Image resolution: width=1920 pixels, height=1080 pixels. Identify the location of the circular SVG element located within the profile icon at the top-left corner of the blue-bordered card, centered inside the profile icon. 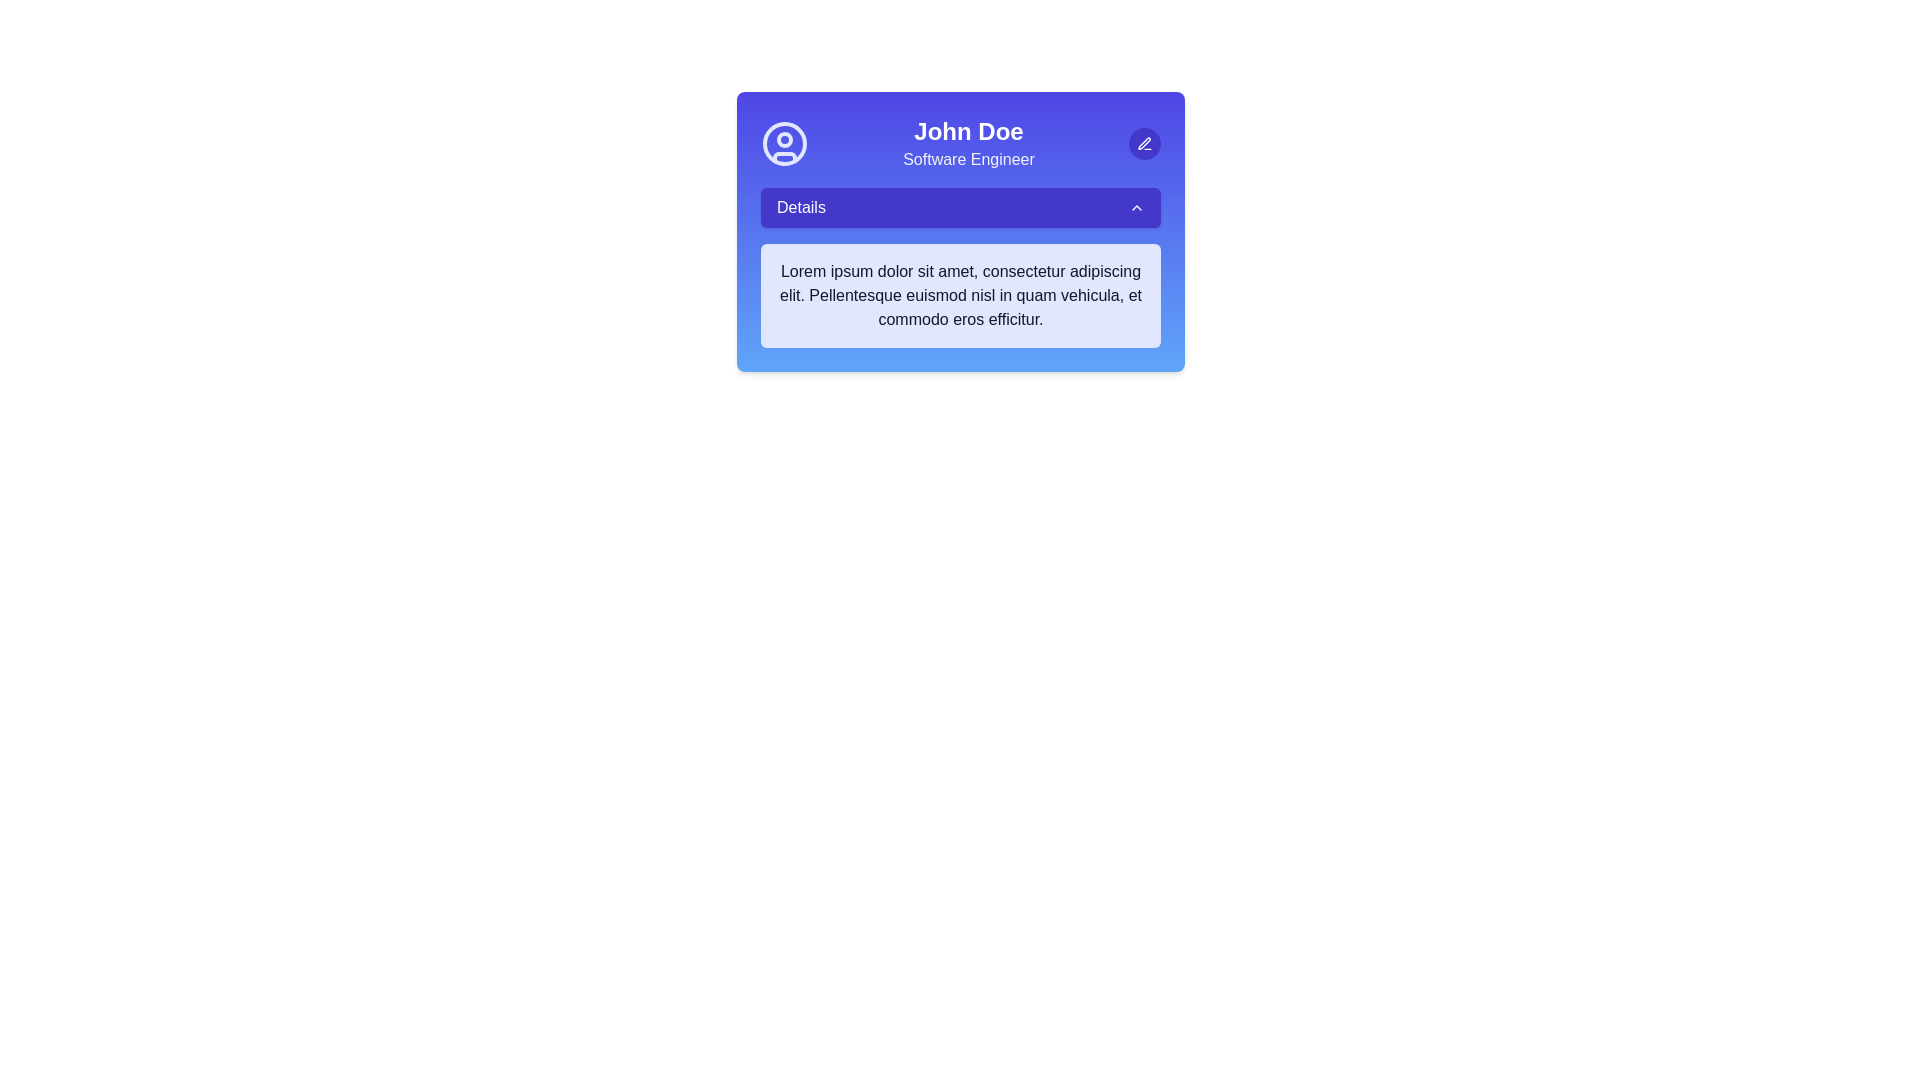
(784, 138).